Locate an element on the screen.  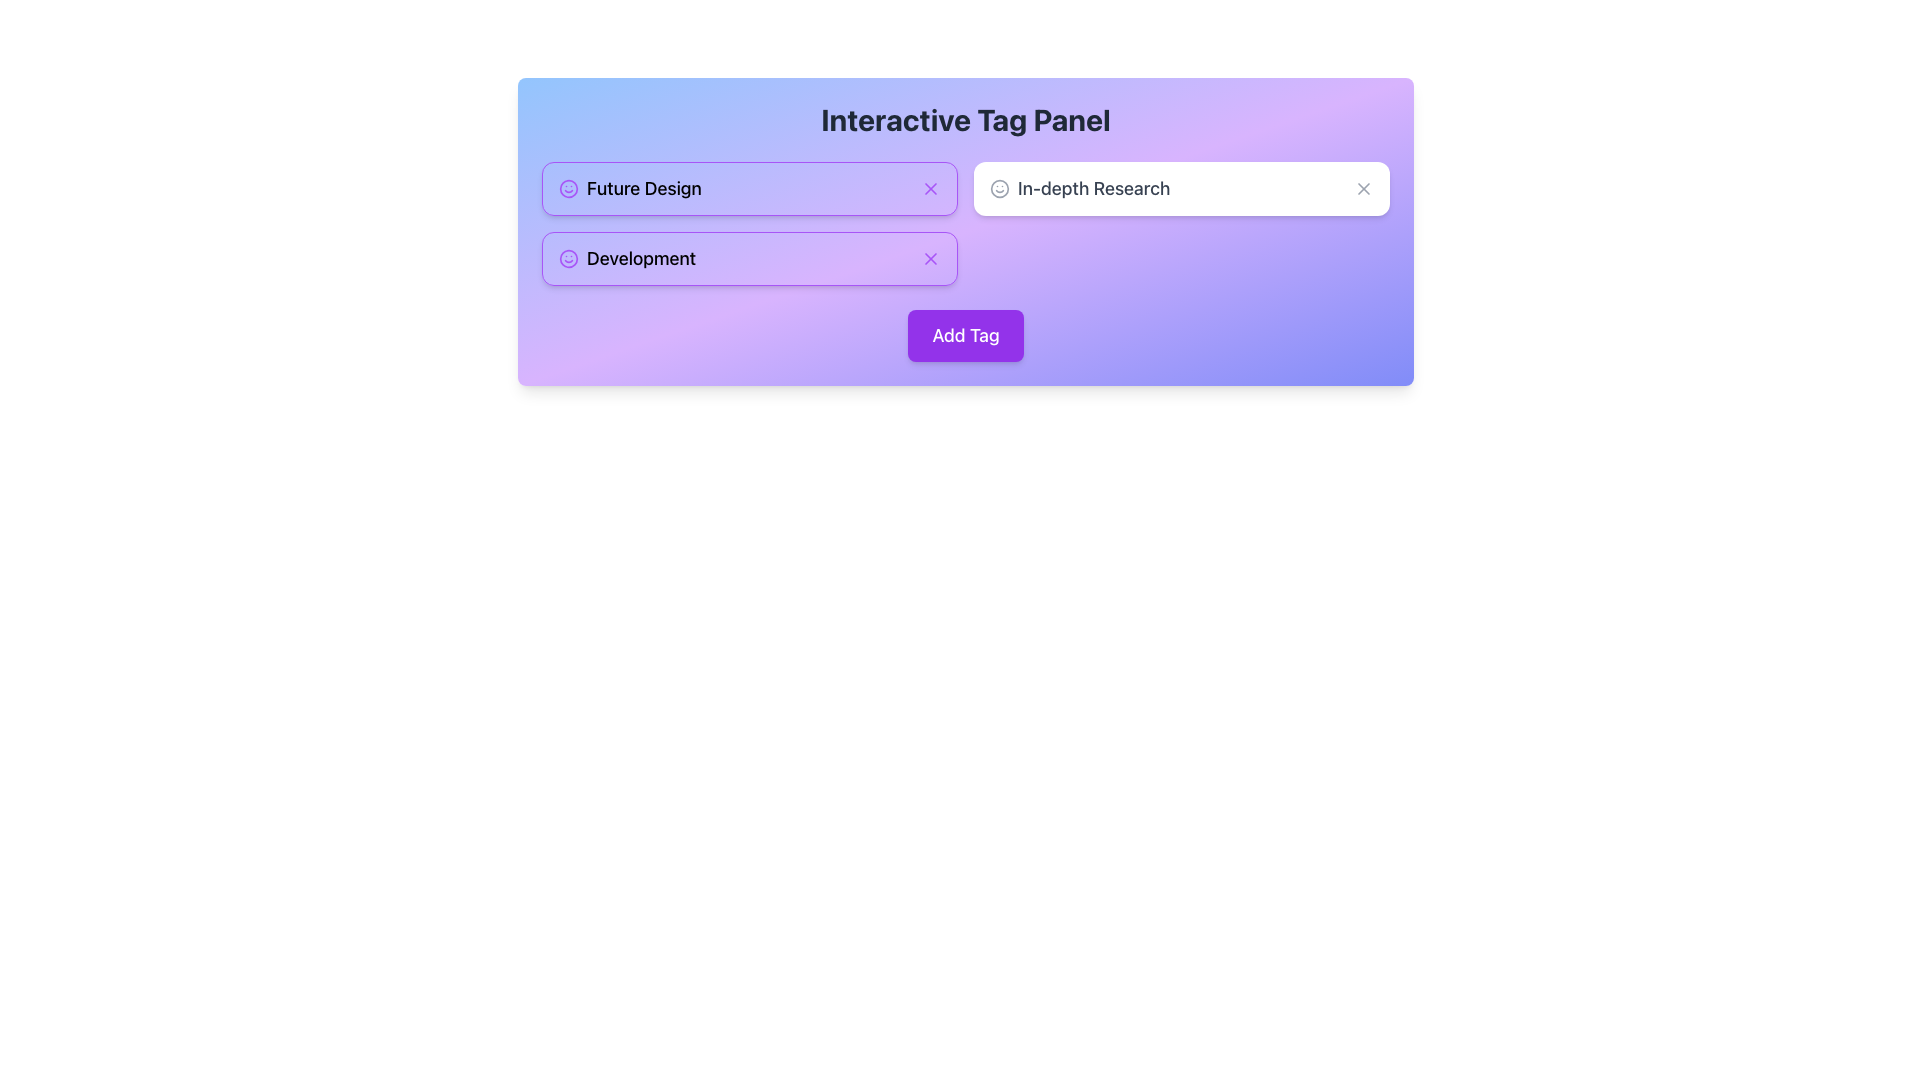
the rectangular button with a purple background and white text saying 'Add Tag', located at the center-bottom of the 'Interactive Tag Panel' is located at coordinates (965, 334).